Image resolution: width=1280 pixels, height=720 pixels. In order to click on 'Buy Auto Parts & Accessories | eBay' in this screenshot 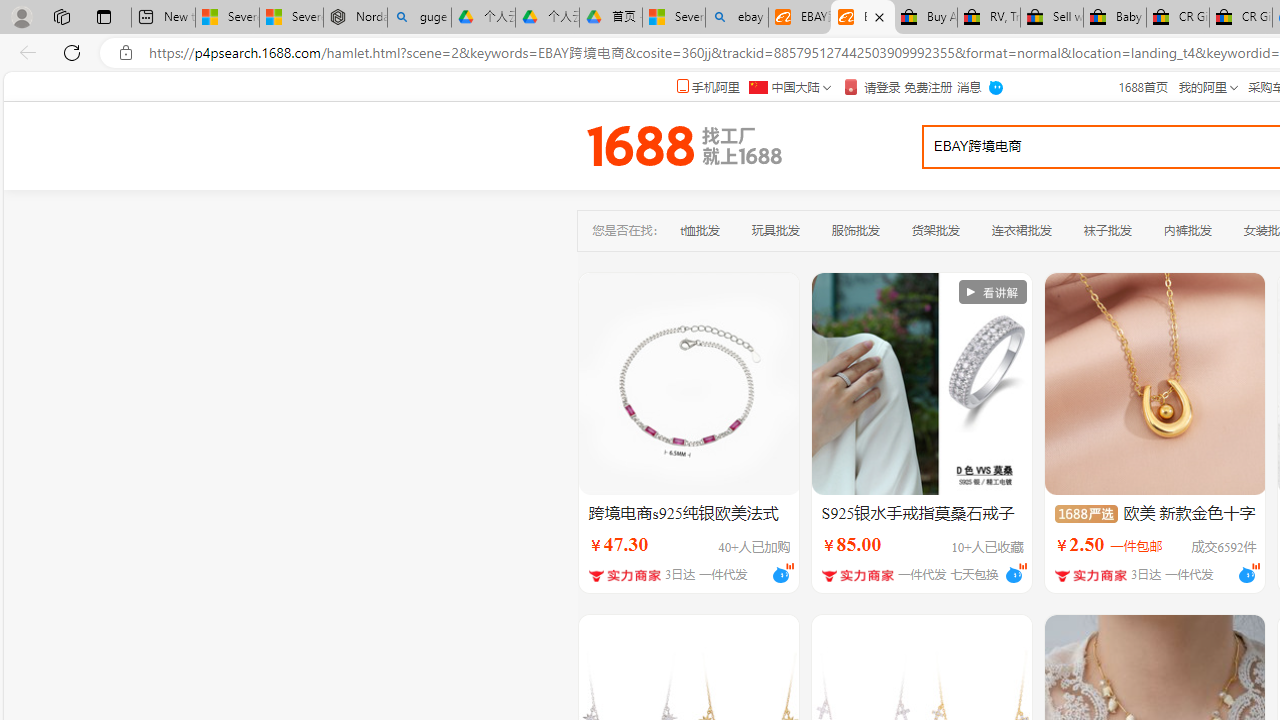, I will do `click(925, 17)`.